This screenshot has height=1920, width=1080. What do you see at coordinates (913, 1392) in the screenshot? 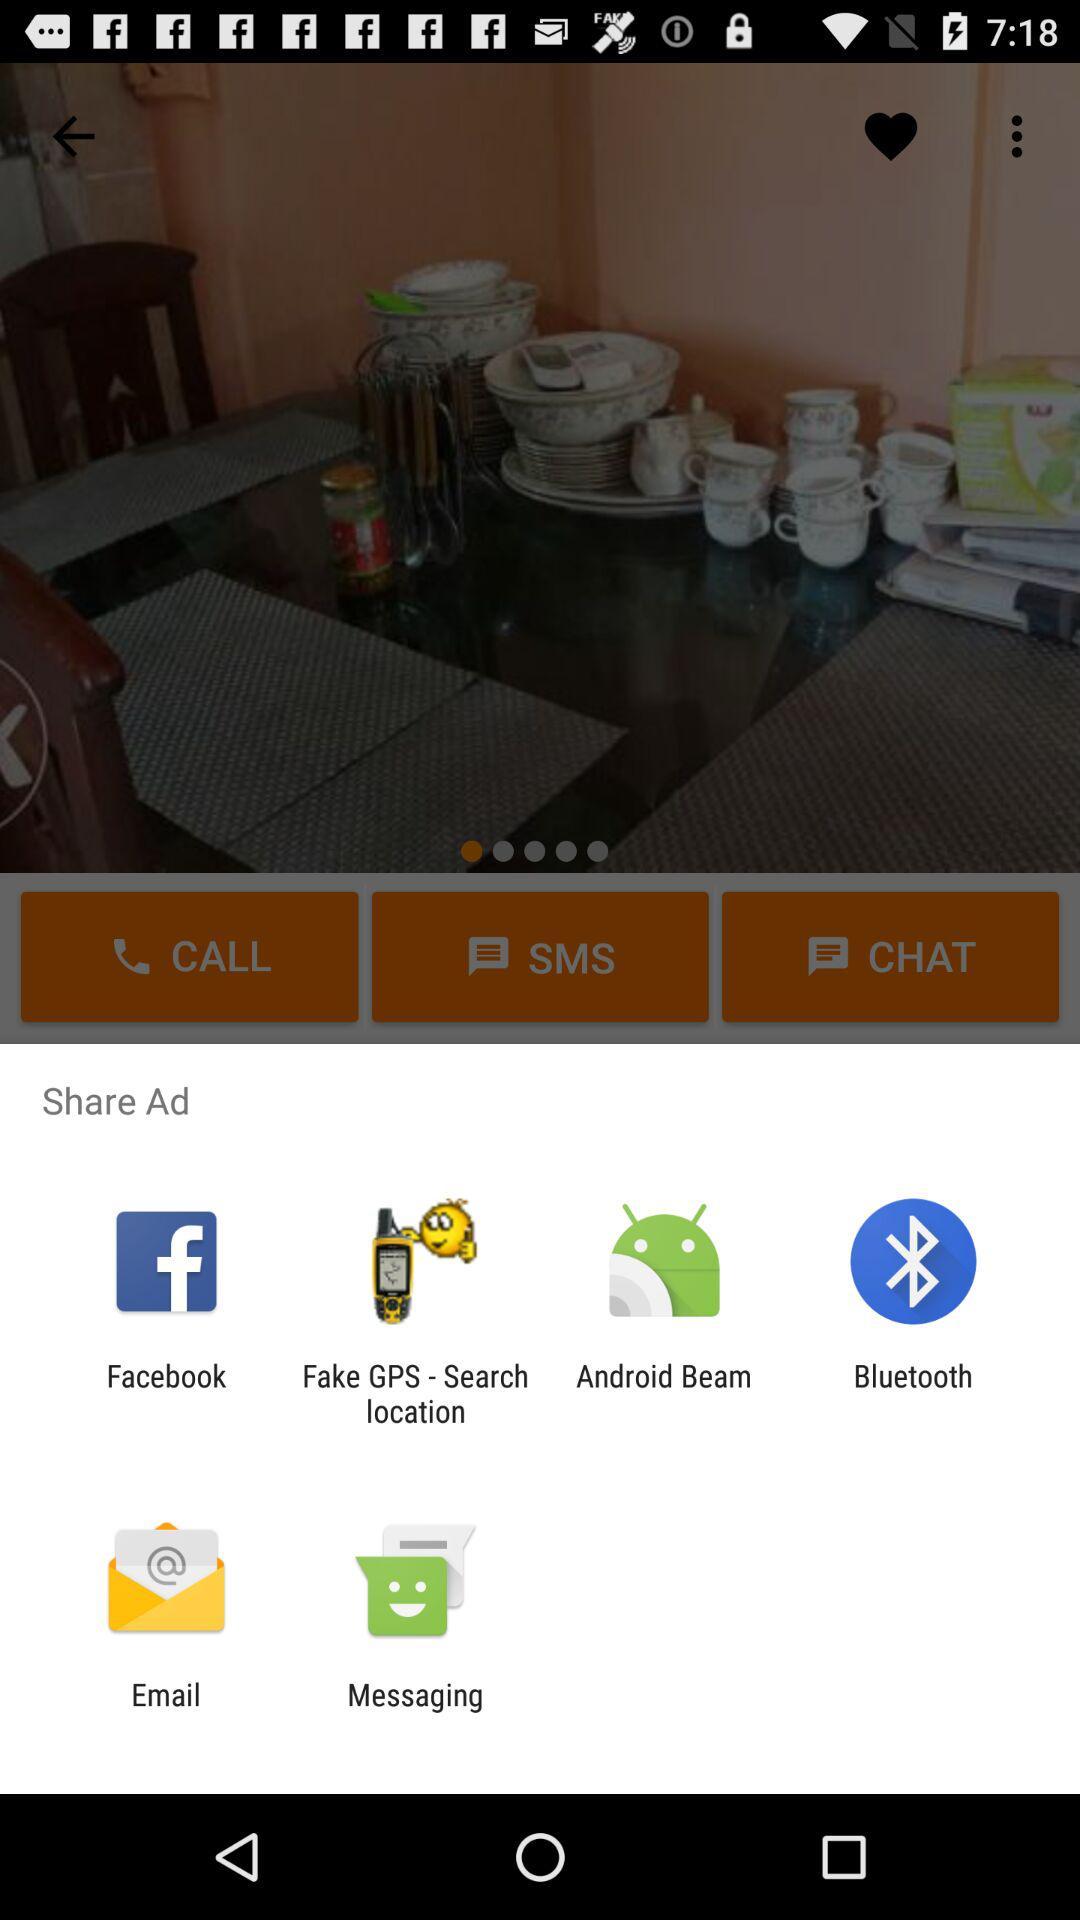
I see `the app at the bottom right corner` at bounding box center [913, 1392].